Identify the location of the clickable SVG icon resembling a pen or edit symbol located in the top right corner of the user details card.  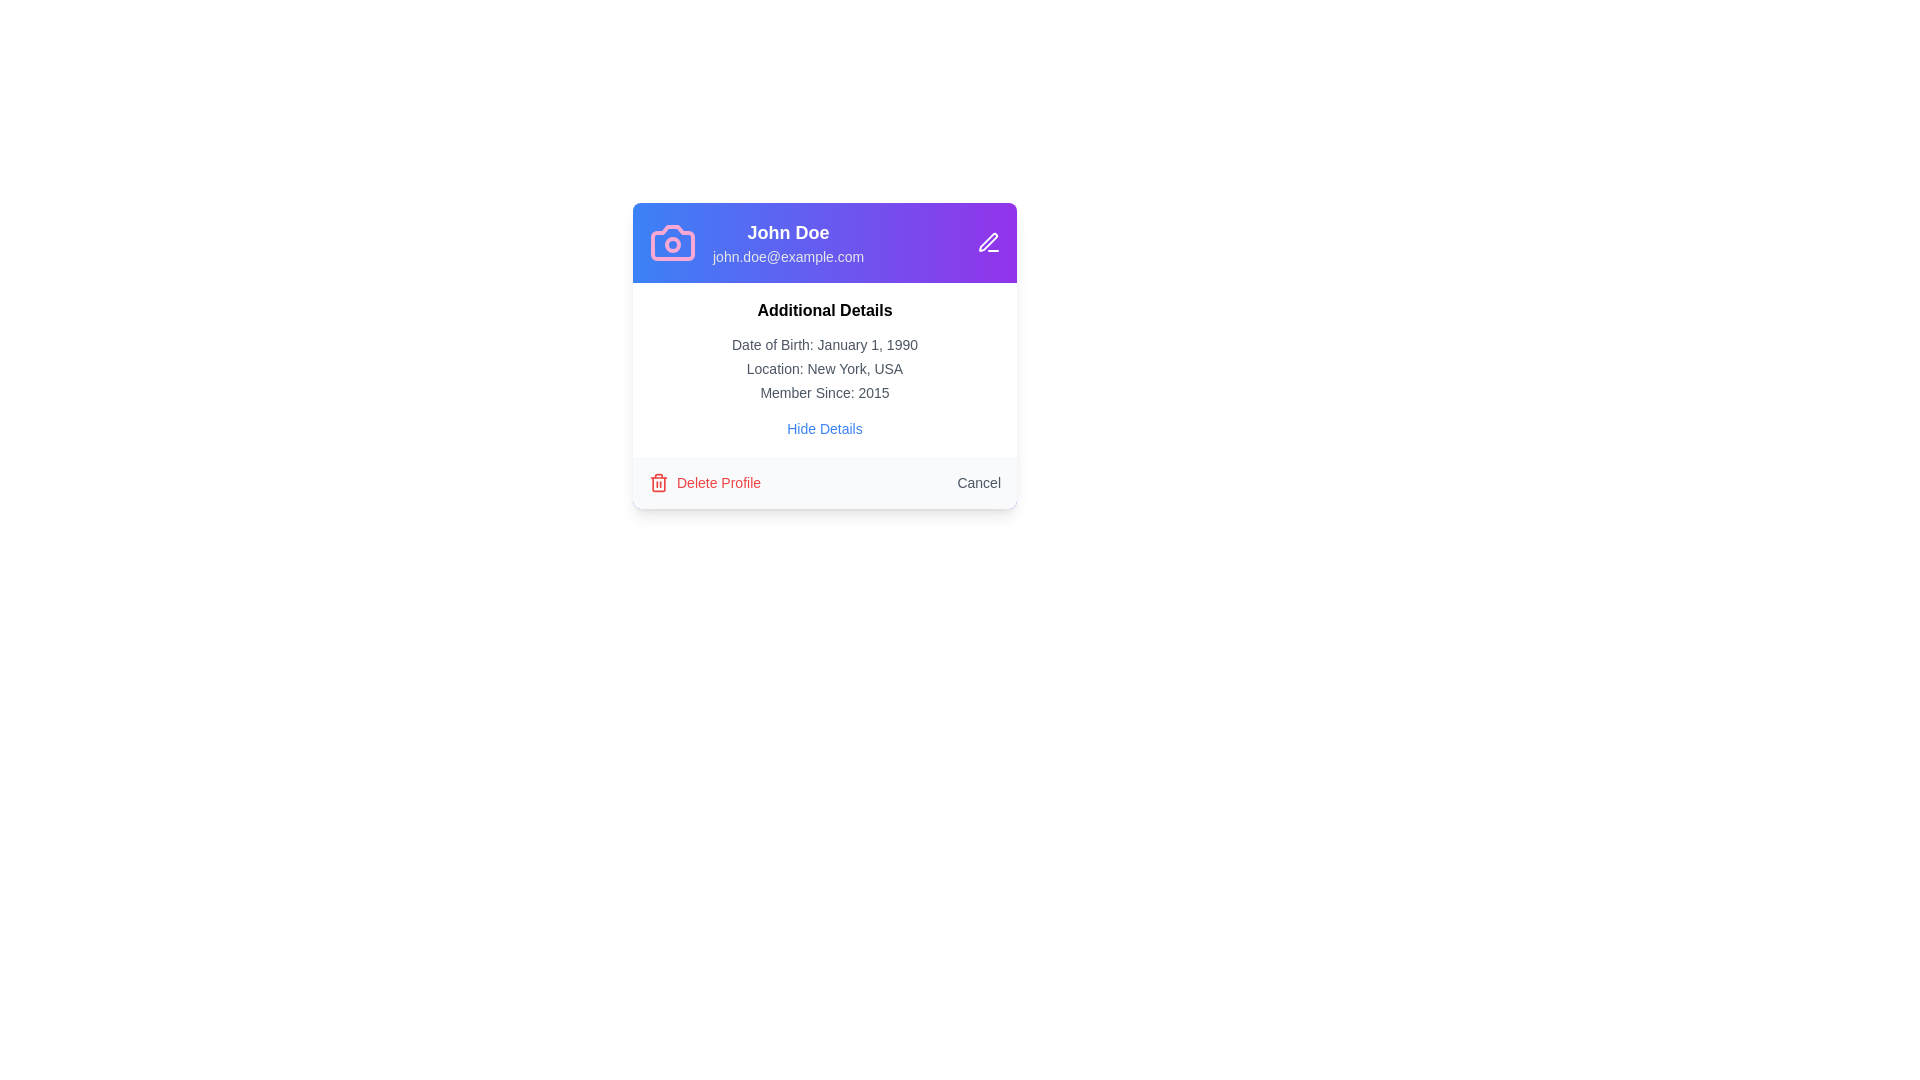
(988, 241).